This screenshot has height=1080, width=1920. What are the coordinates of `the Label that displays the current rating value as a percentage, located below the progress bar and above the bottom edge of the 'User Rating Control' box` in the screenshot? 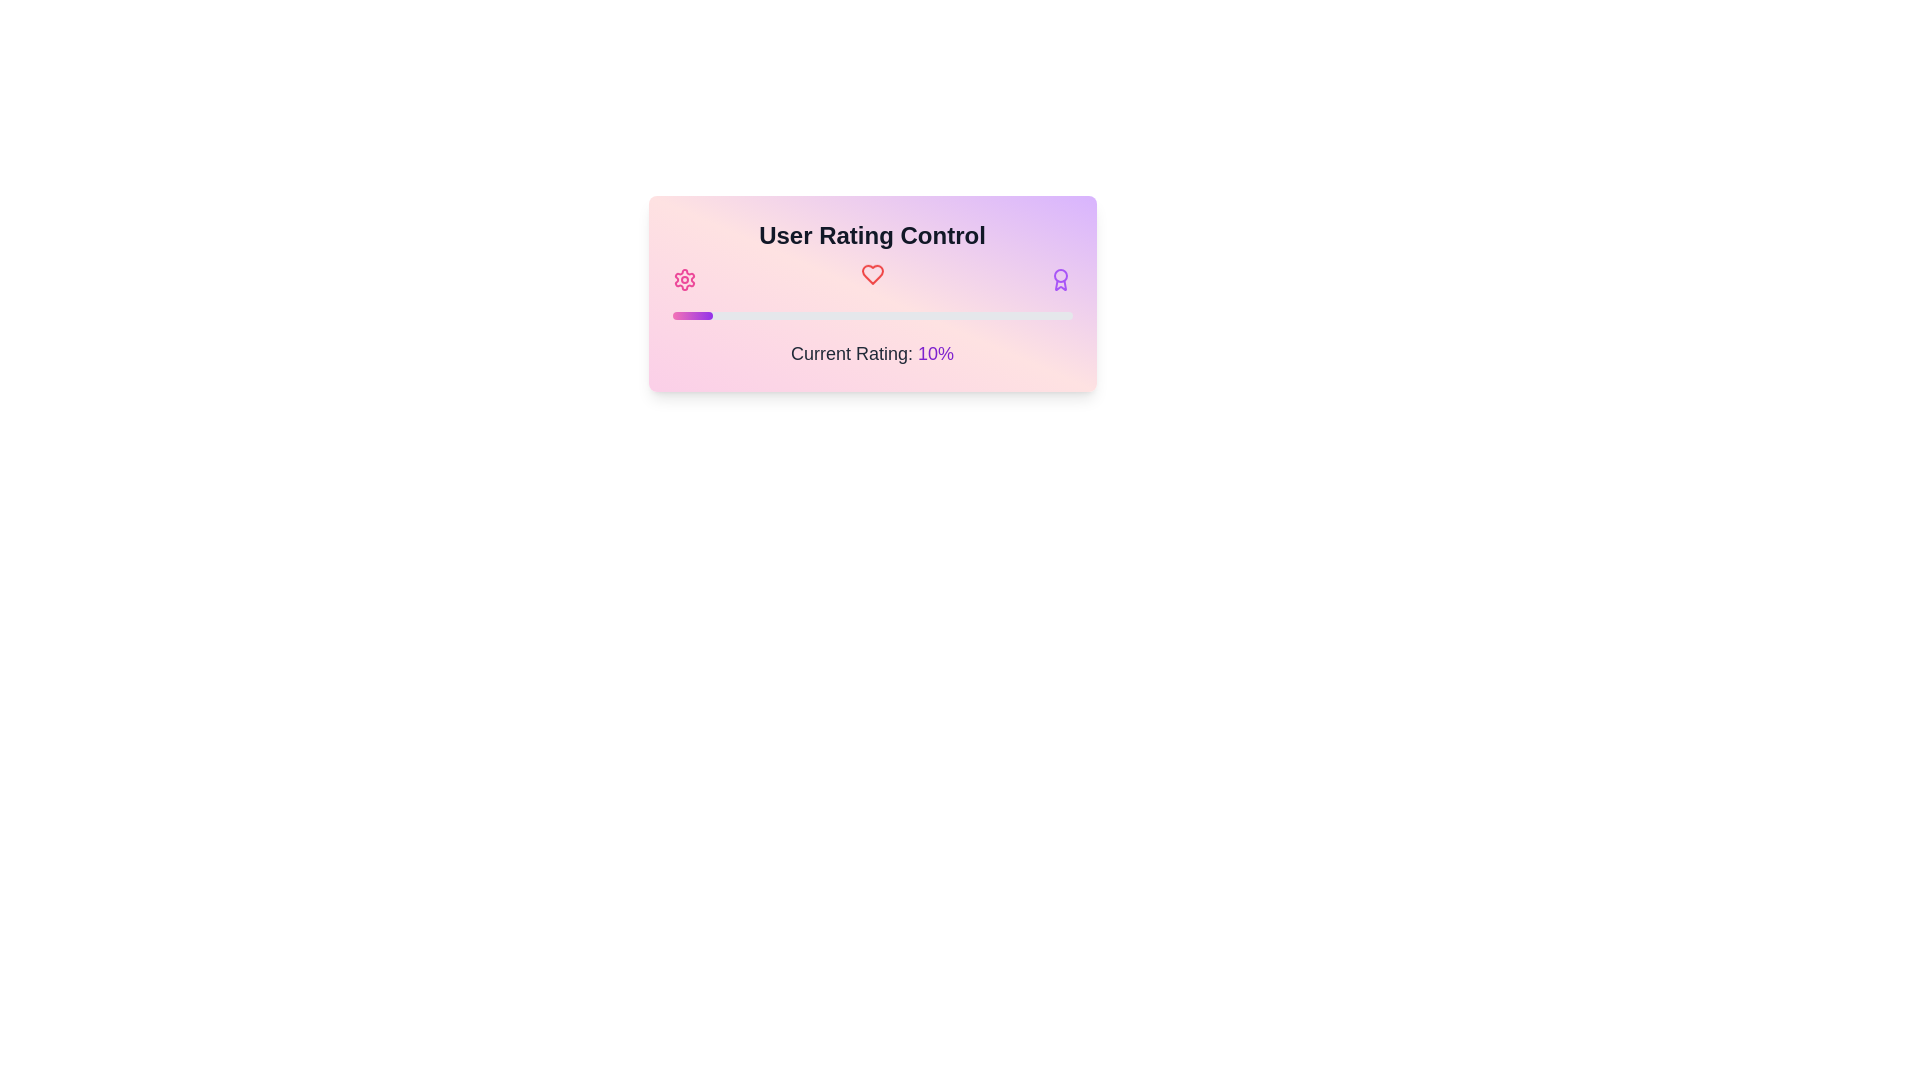 It's located at (872, 353).